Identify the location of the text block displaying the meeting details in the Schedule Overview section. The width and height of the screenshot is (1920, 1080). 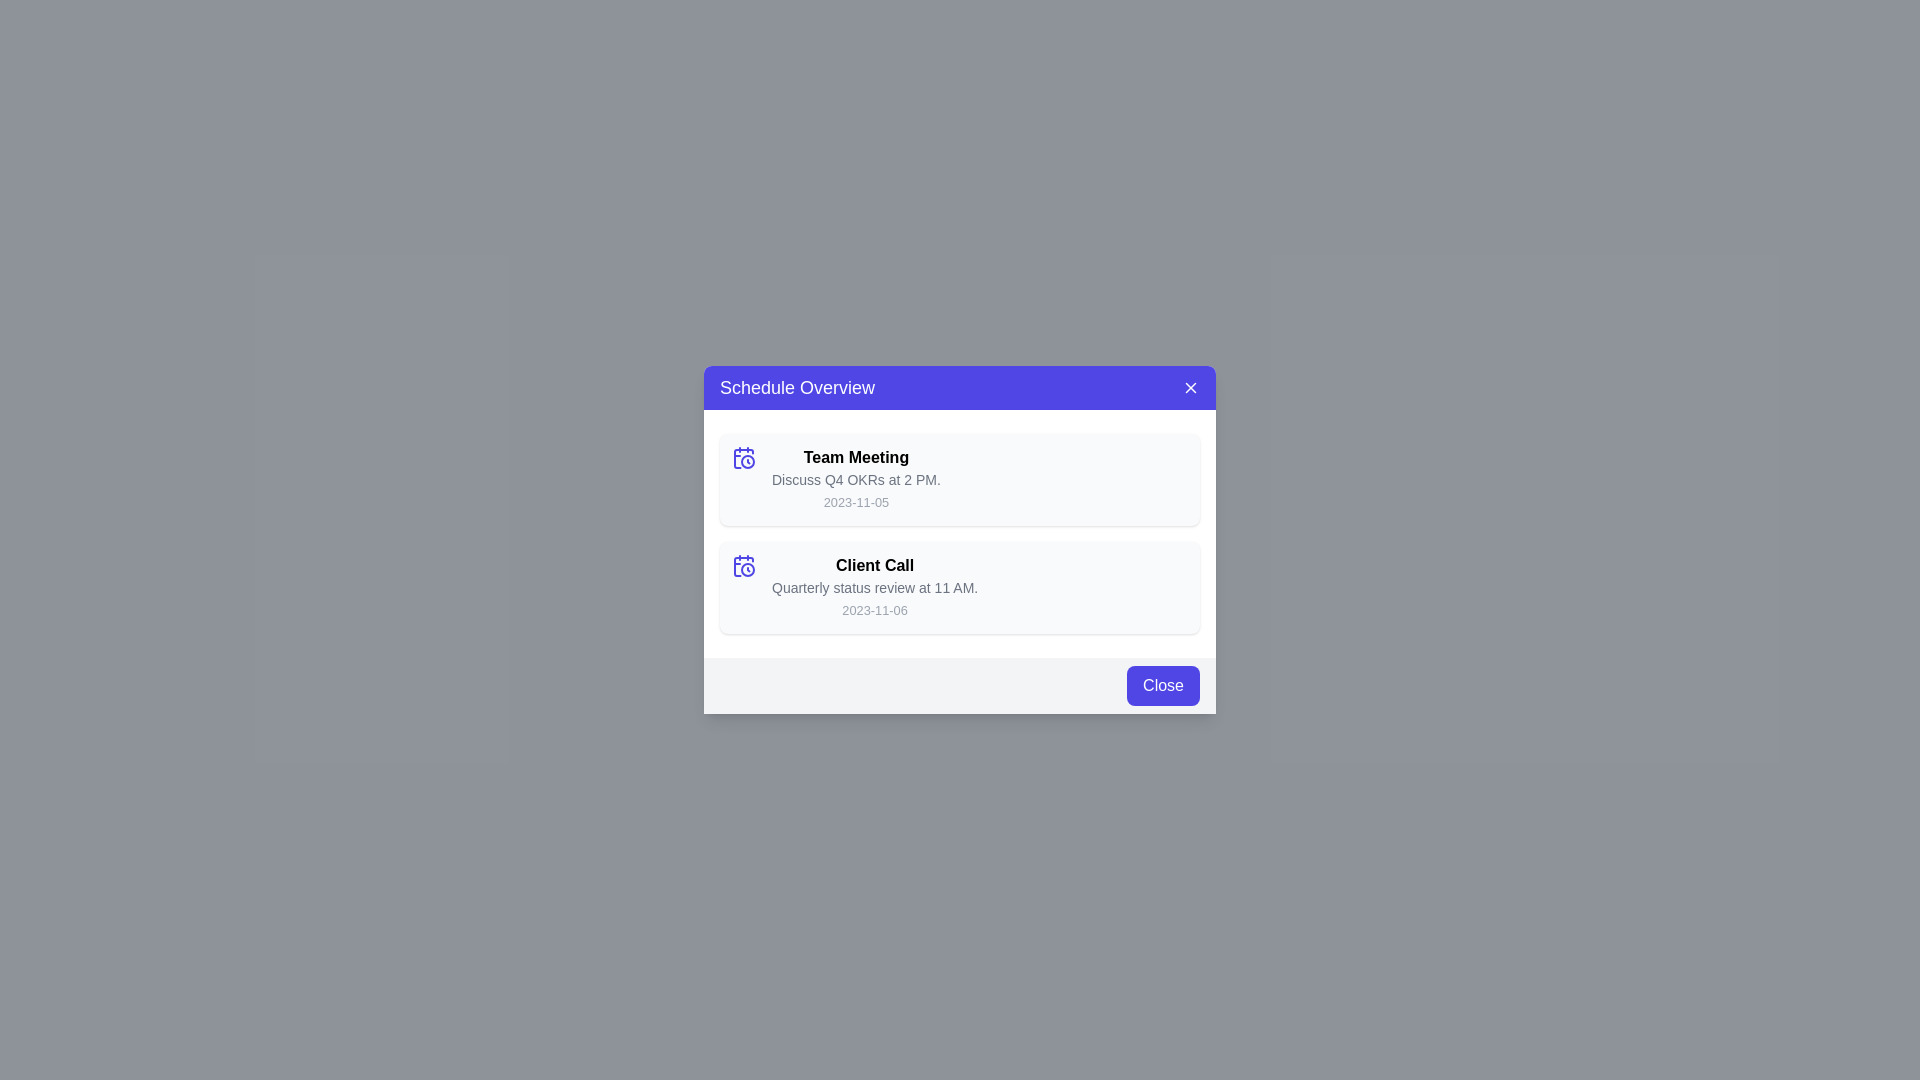
(856, 479).